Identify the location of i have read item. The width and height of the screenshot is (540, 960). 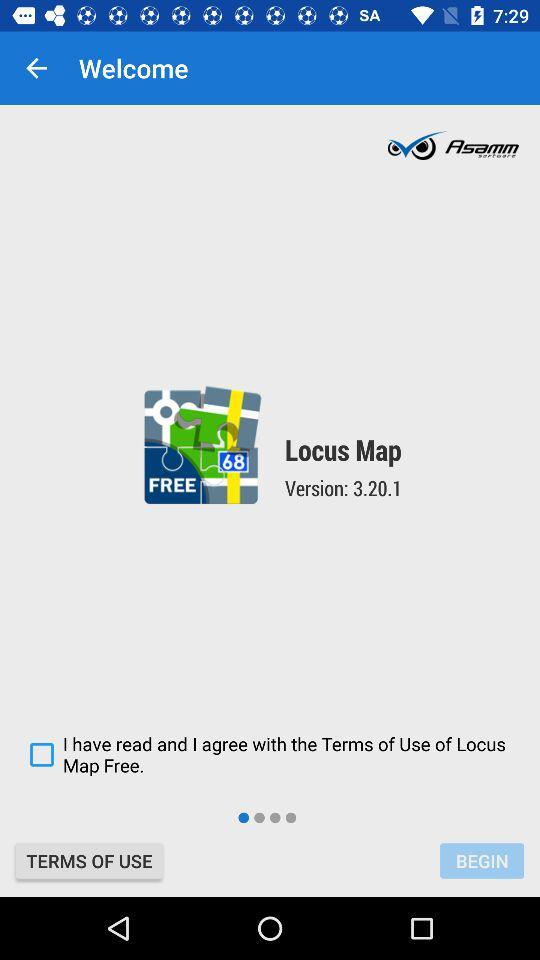
(270, 753).